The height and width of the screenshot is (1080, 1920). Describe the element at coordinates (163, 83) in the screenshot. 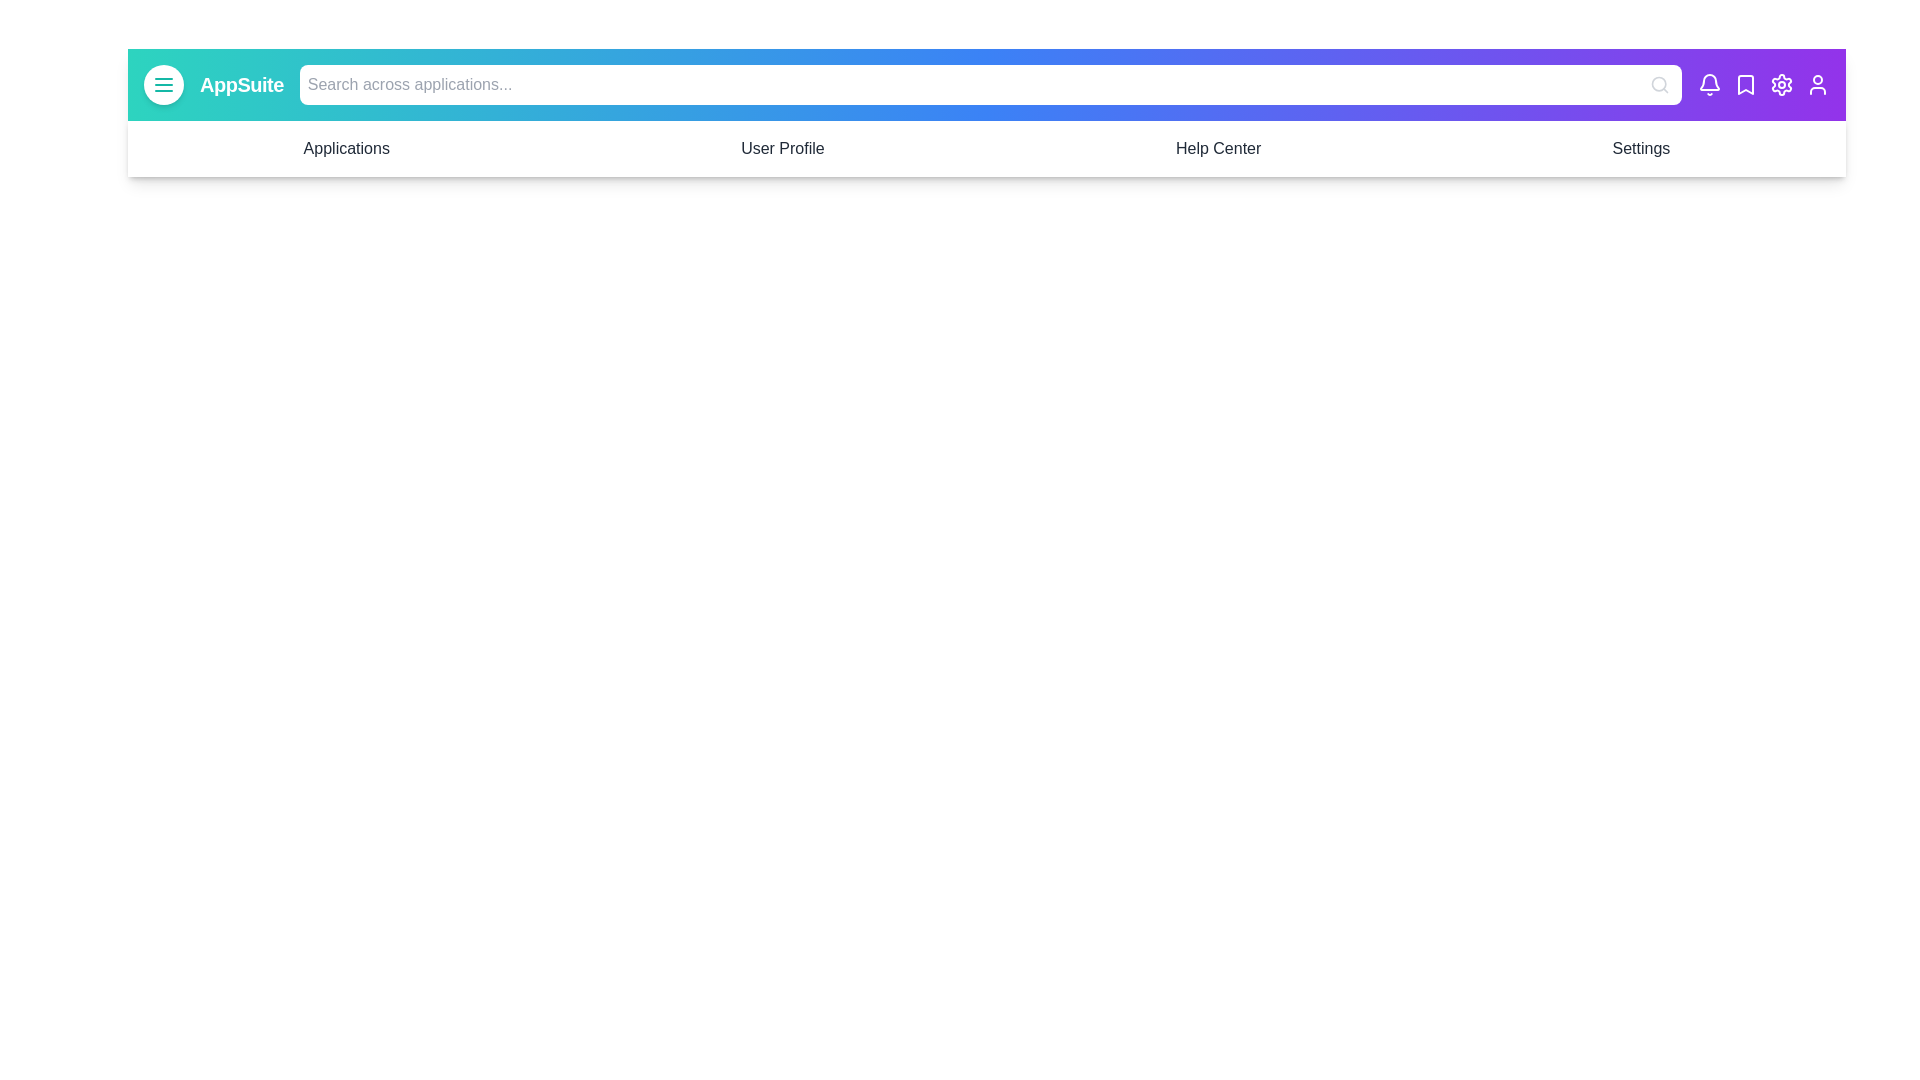

I see `the toggle button to toggle the menu` at that location.